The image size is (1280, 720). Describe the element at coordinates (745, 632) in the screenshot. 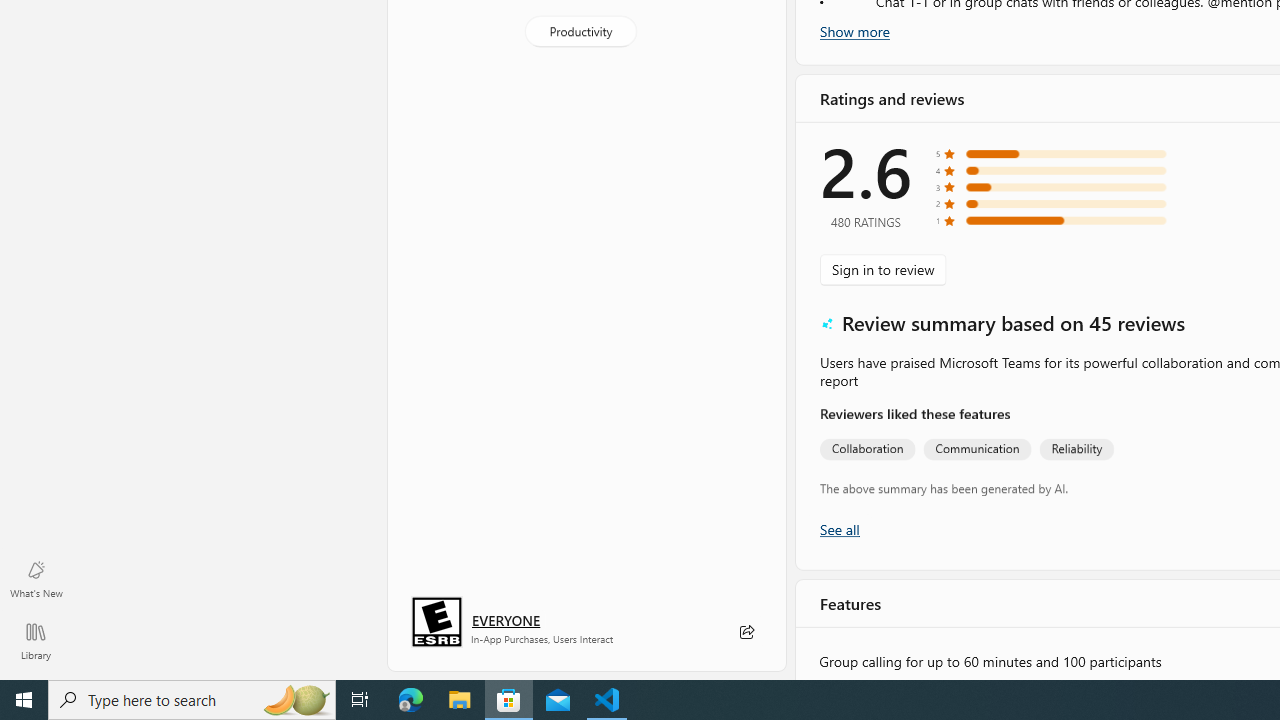

I see `'Share'` at that location.